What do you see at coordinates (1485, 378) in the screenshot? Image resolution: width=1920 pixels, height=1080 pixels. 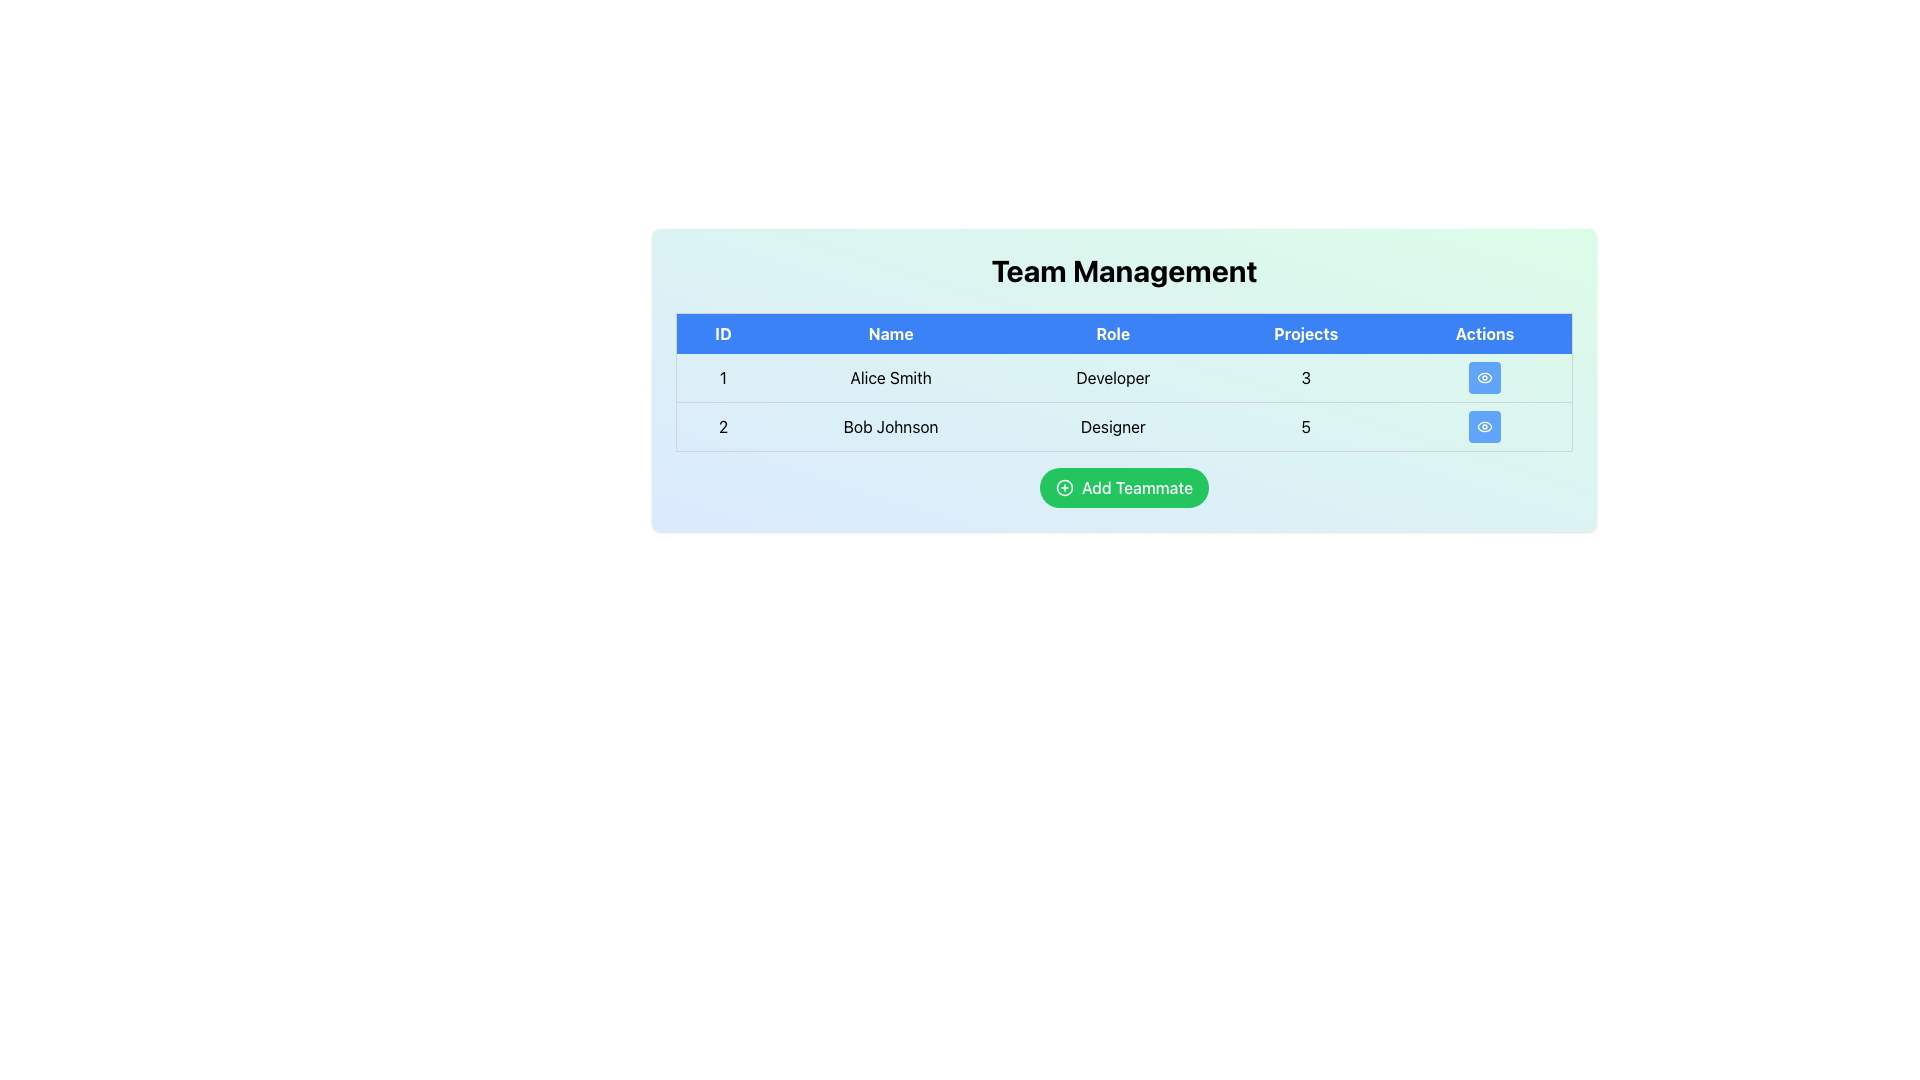 I see `the leftmost button in the 'Actions' column of the row corresponding to 'Alice Smith'` at bounding box center [1485, 378].